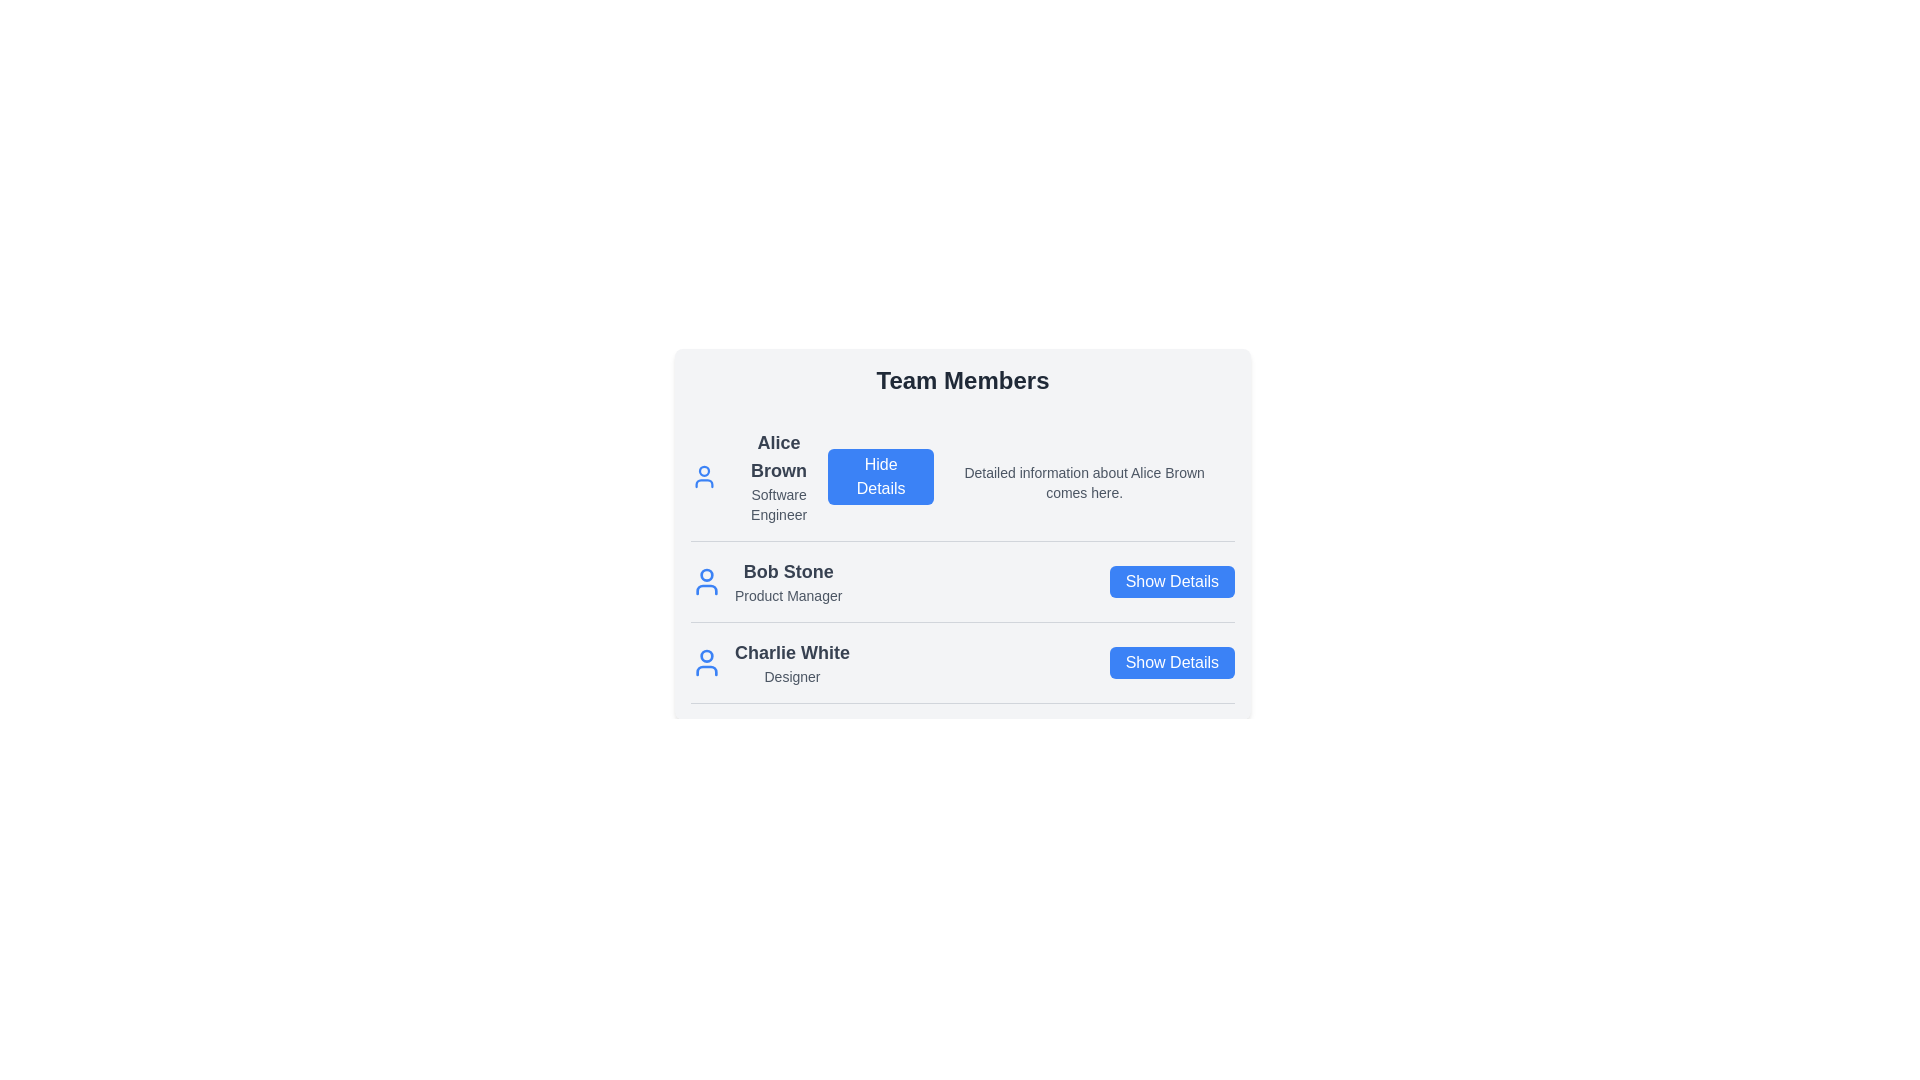 The image size is (1920, 1080). Describe the element at coordinates (1172, 663) in the screenshot. I see `'Show Details' button for the profile with the name Charlie White` at that location.